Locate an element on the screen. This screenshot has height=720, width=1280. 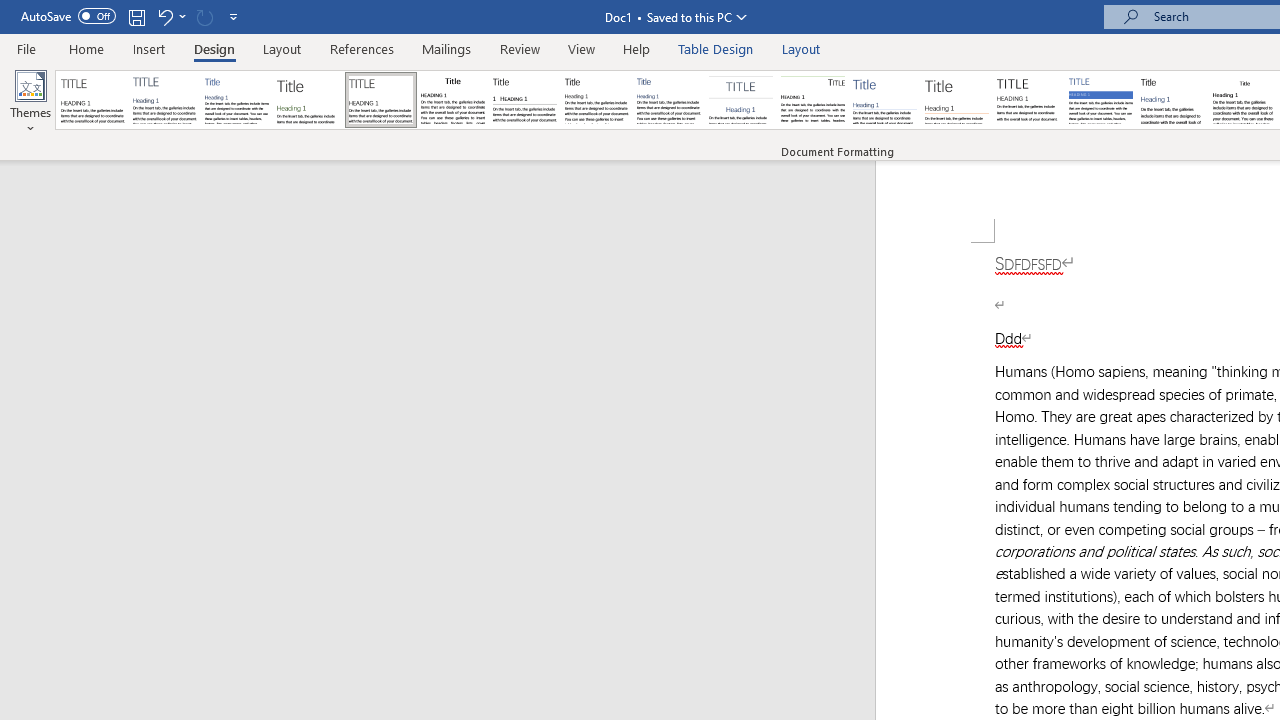
'Can' is located at coordinates (204, 16).